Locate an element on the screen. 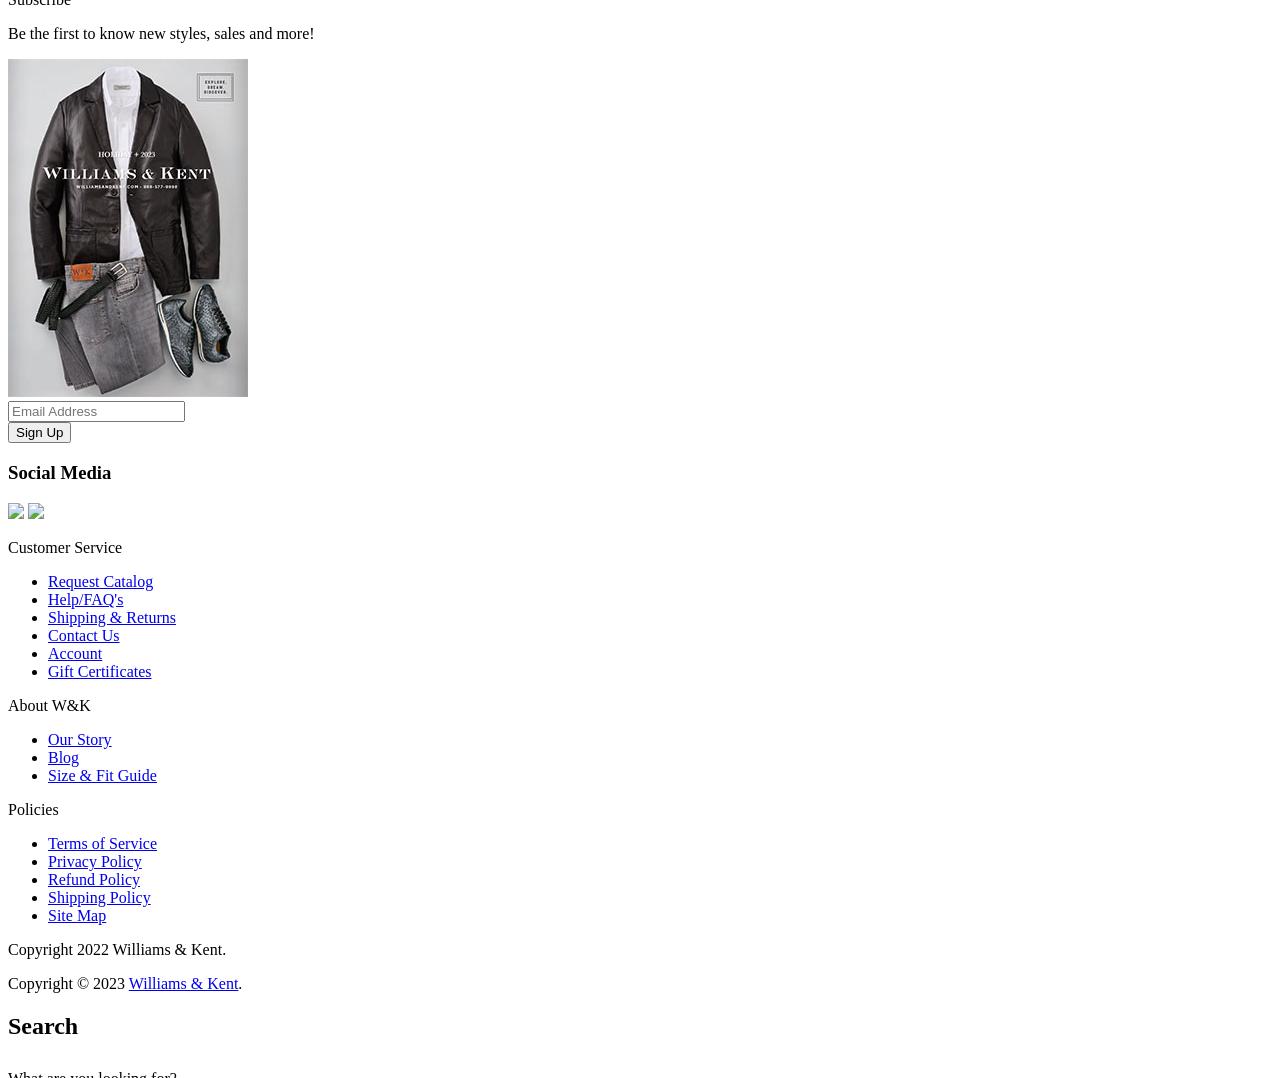 This screenshot has width=1280, height=1078. 'Customer Service' is located at coordinates (8, 545).